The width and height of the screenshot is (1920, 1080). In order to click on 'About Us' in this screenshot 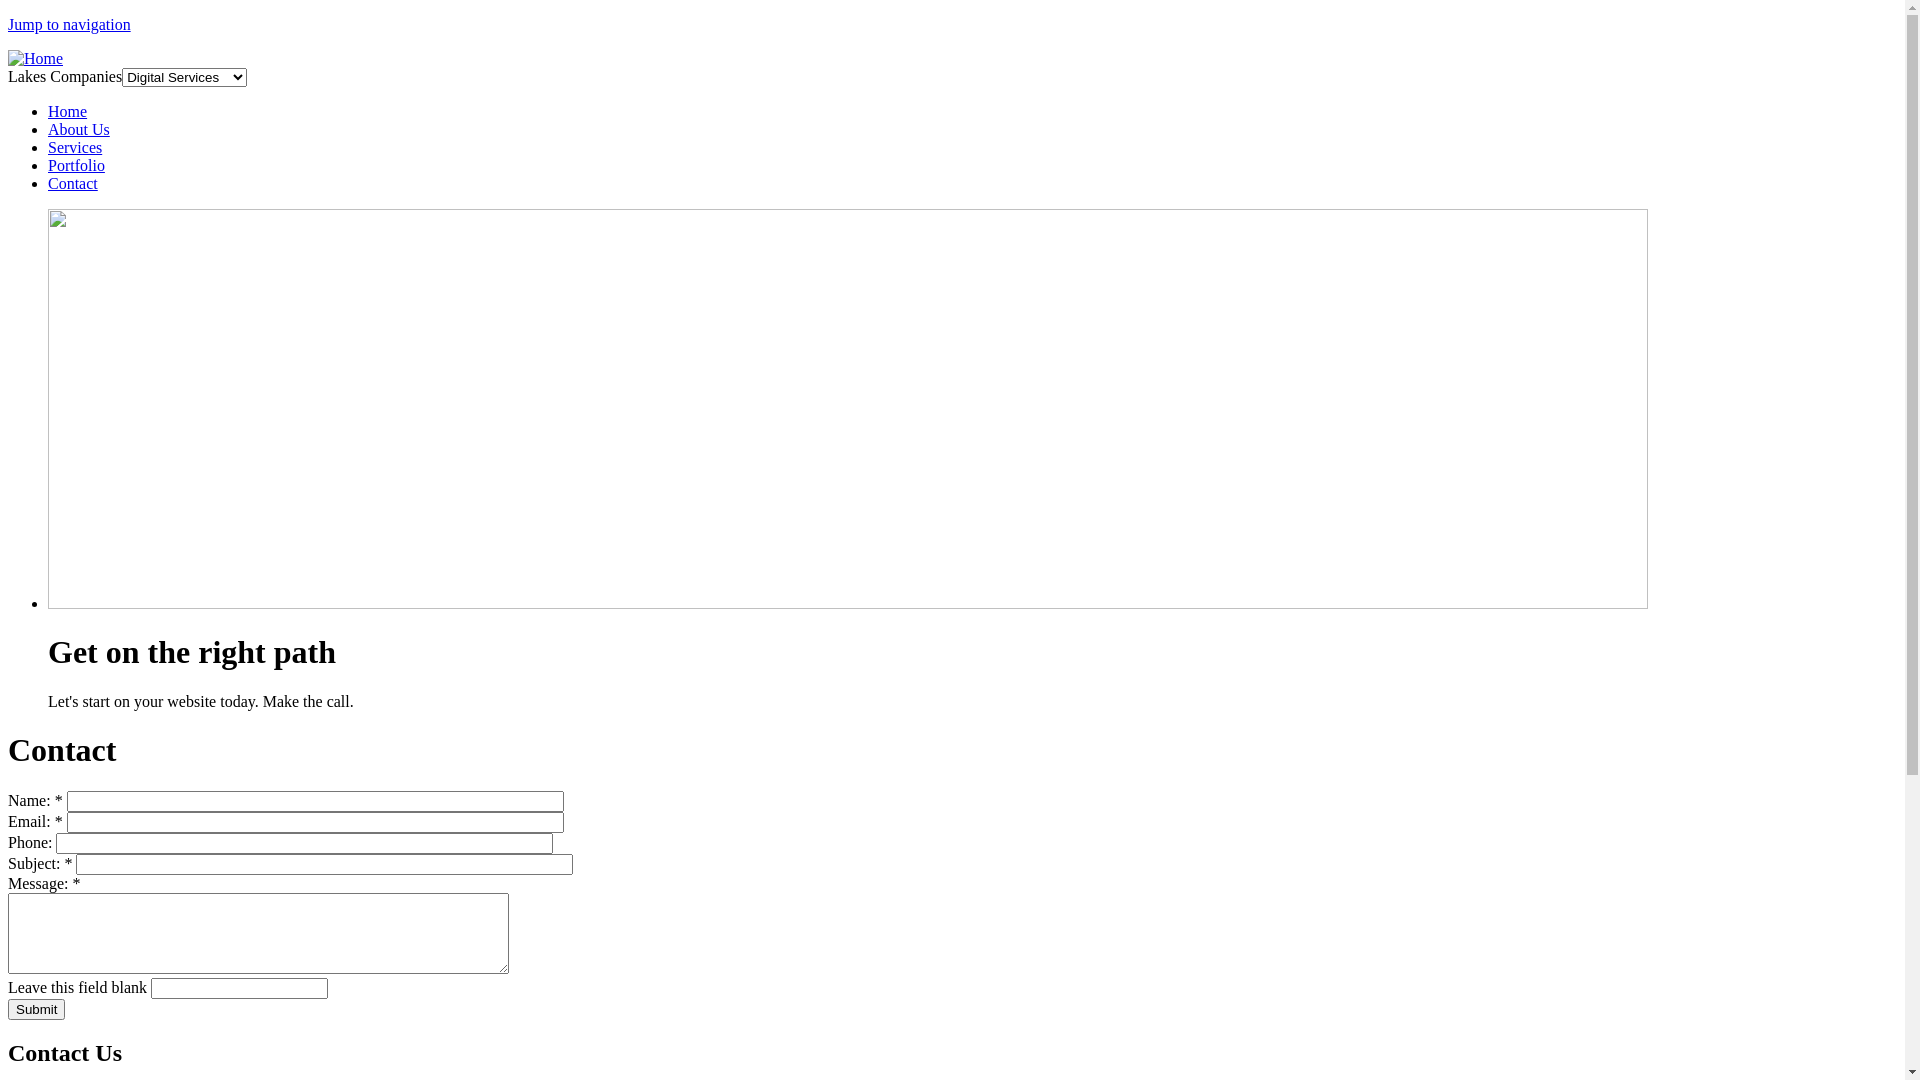, I will do `click(78, 129)`.